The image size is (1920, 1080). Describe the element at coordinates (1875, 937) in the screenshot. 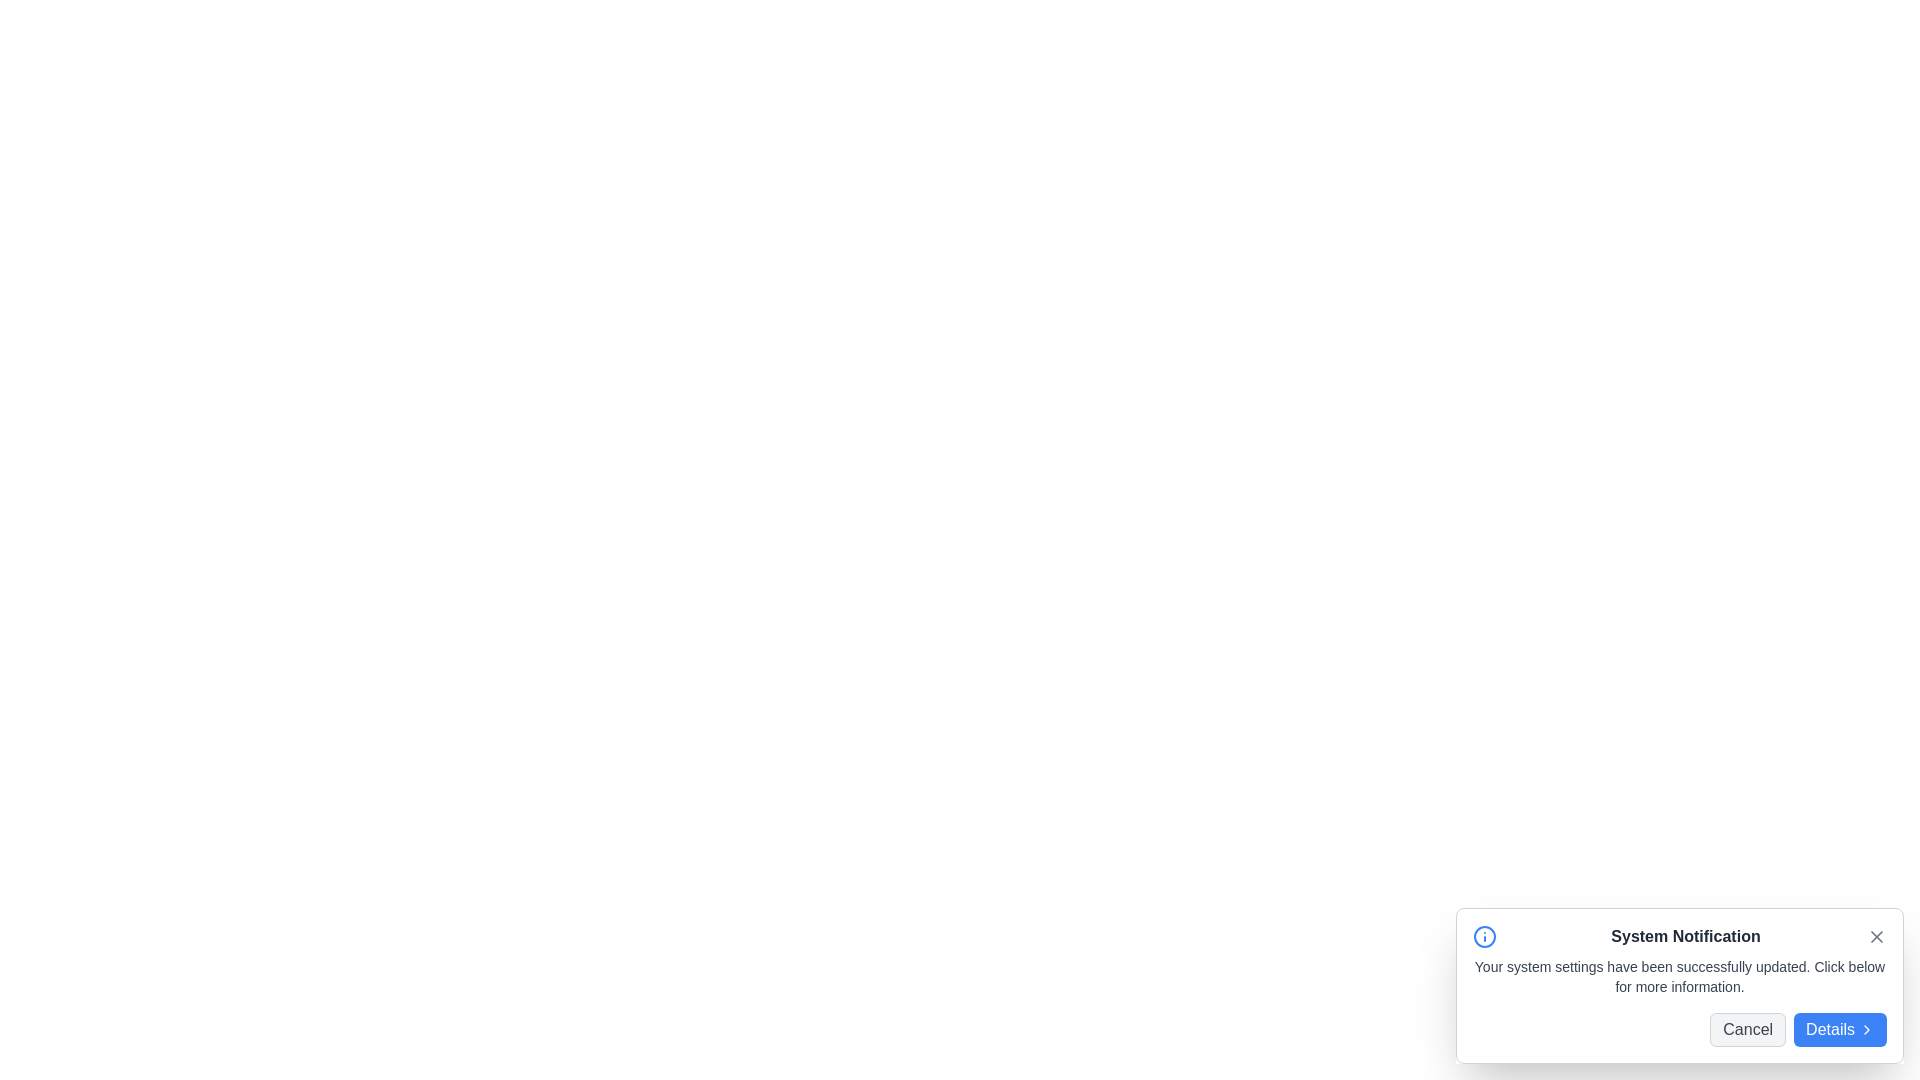

I see `the close button represented by an 'X' icon in gray color located at the top-right corner of the notification box to change its appearance` at that location.